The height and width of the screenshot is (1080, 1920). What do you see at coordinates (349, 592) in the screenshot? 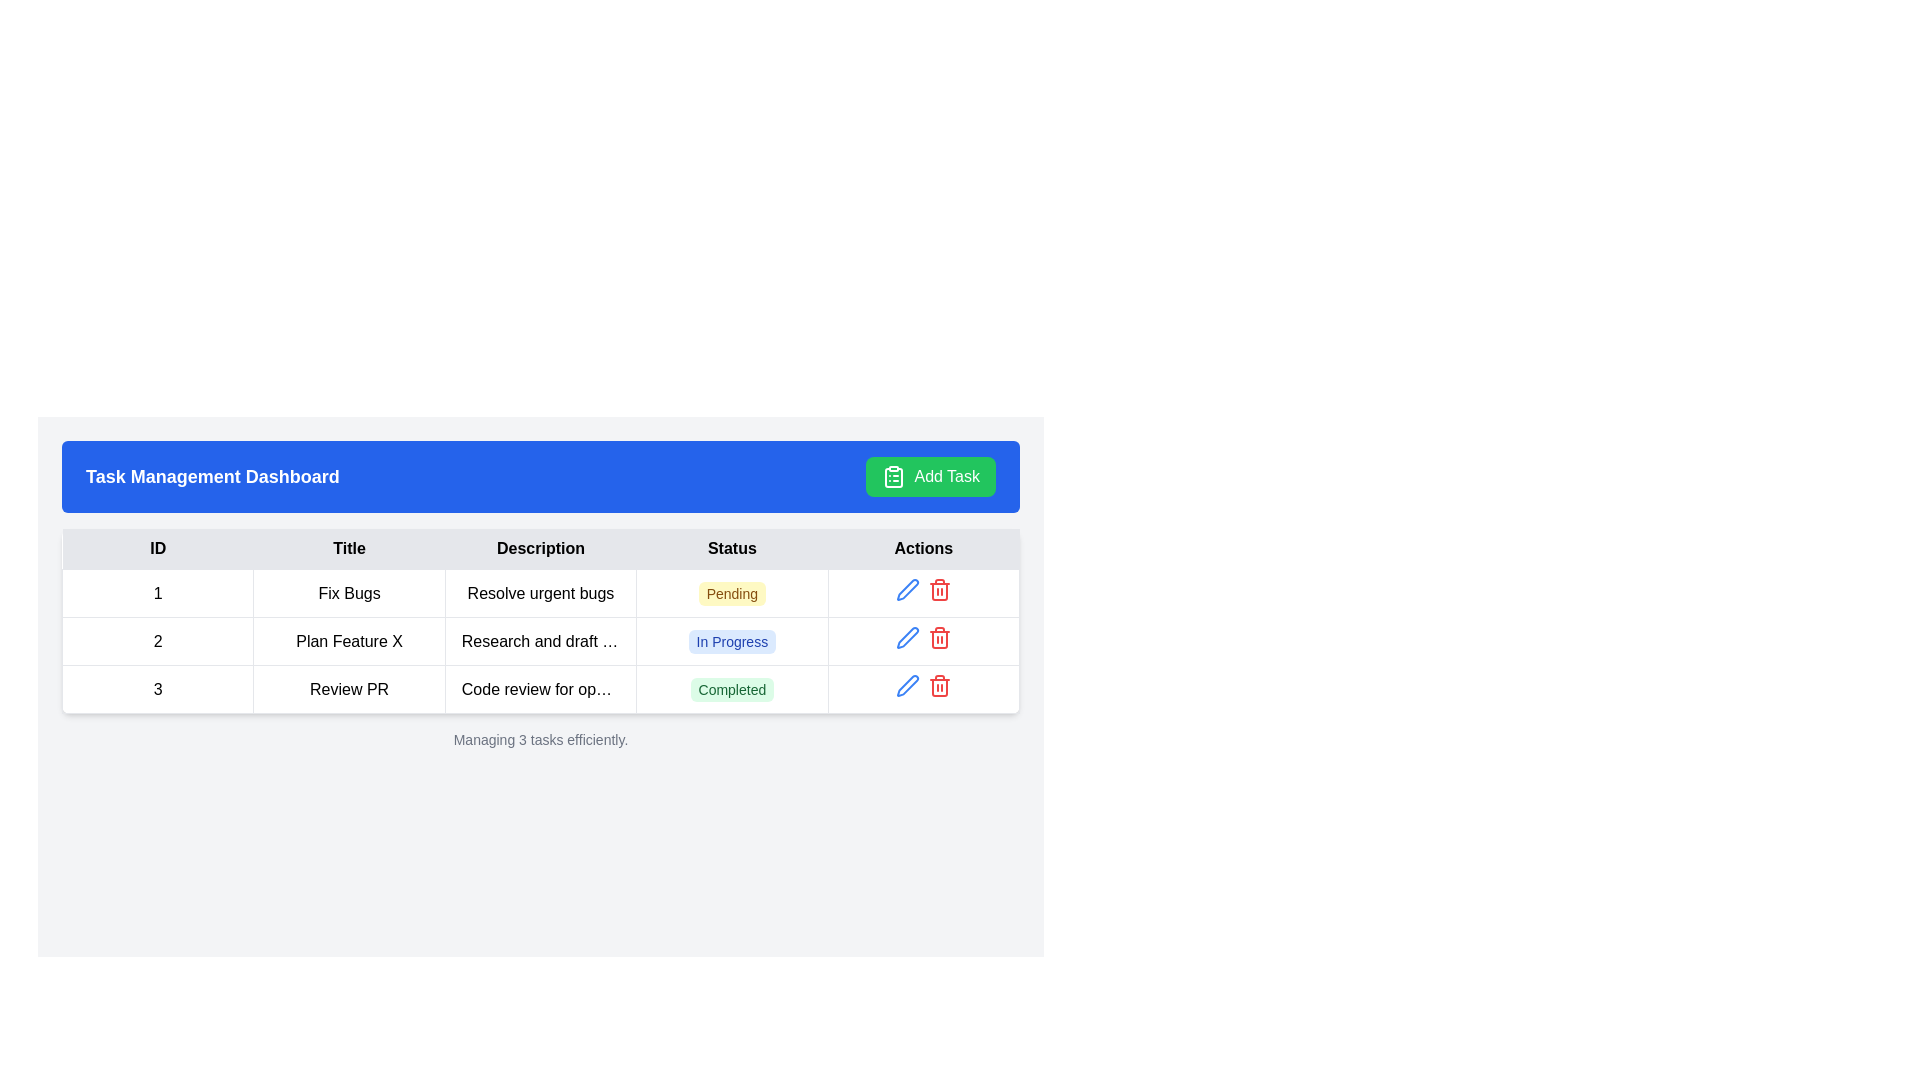
I see `the 'Fix Bugs' text label displayed in a bold sans-serif font within the 'Title' column of the task management dashboard` at bounding box center [349, 592].